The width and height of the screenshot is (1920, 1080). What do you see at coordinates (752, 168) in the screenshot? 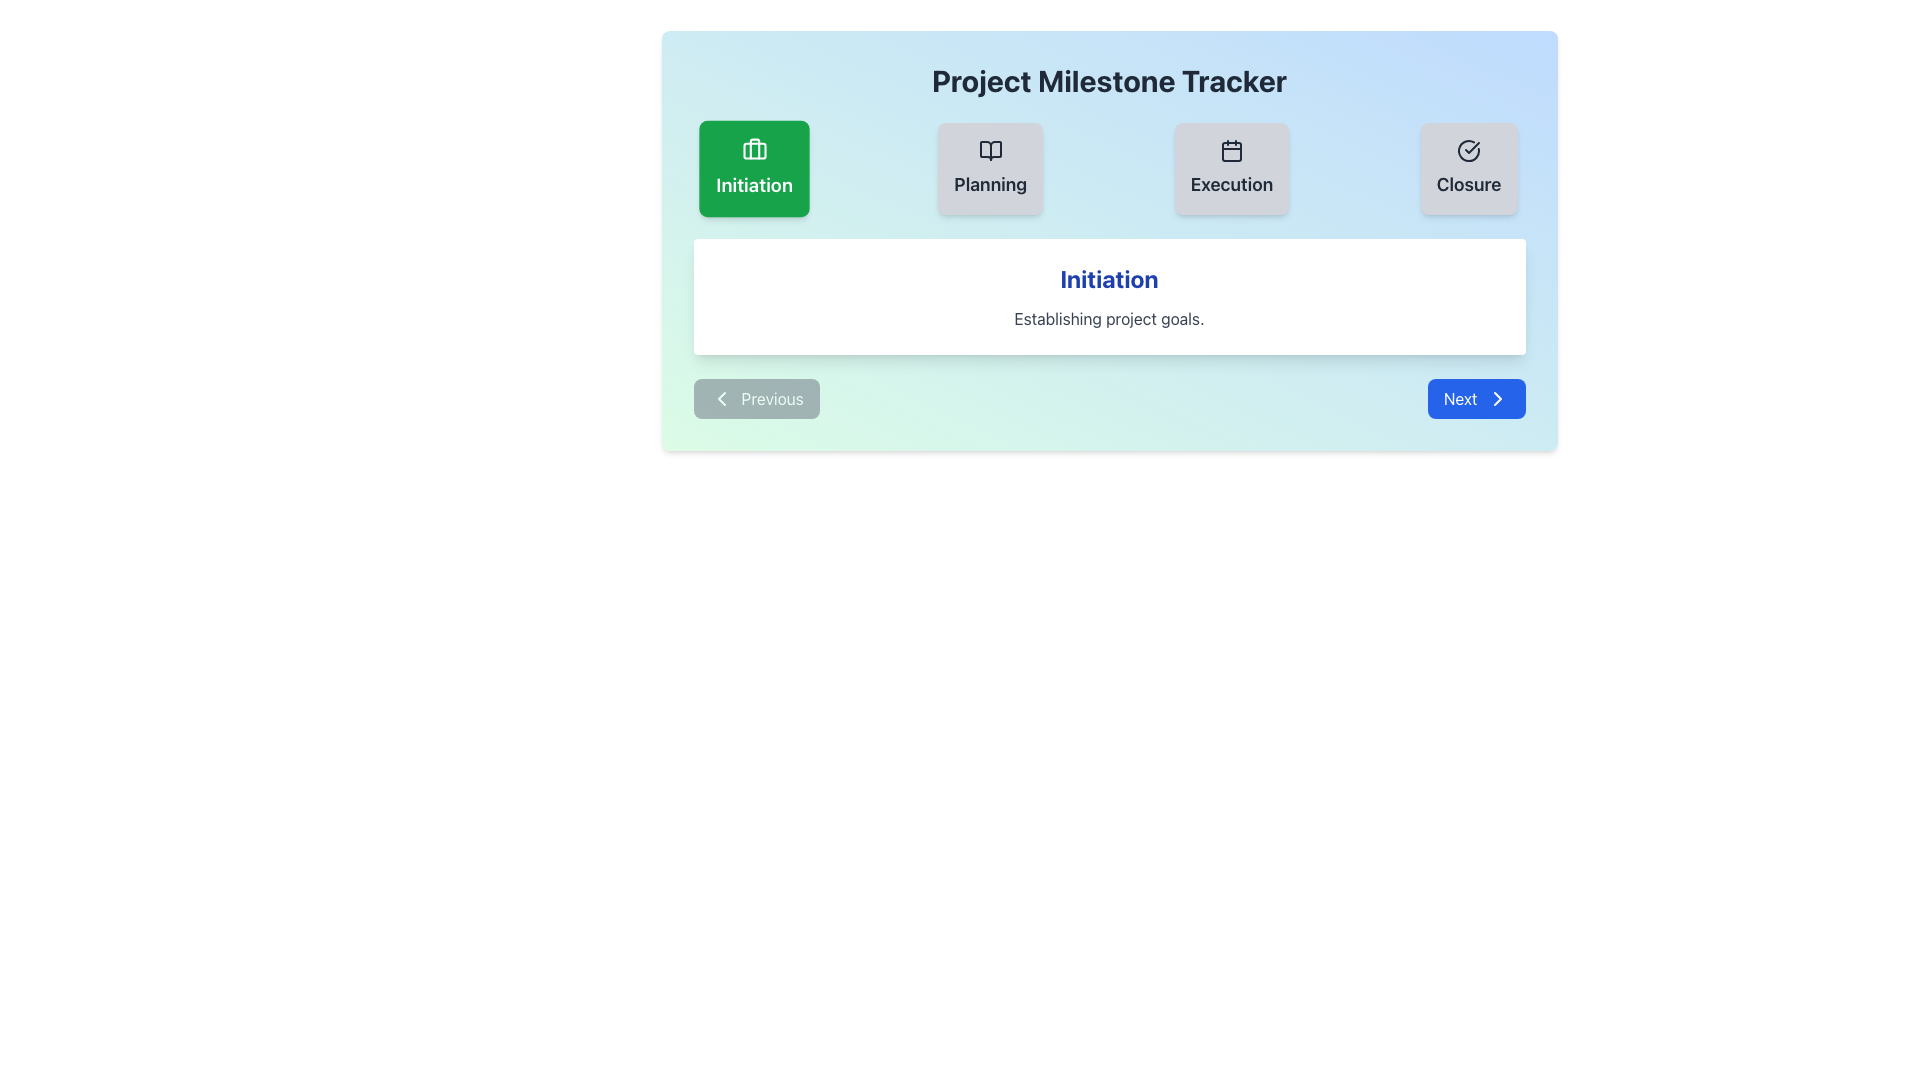
I see `the card with a green background and bold white text 'Initiation'` at bounding box center [752, 168].